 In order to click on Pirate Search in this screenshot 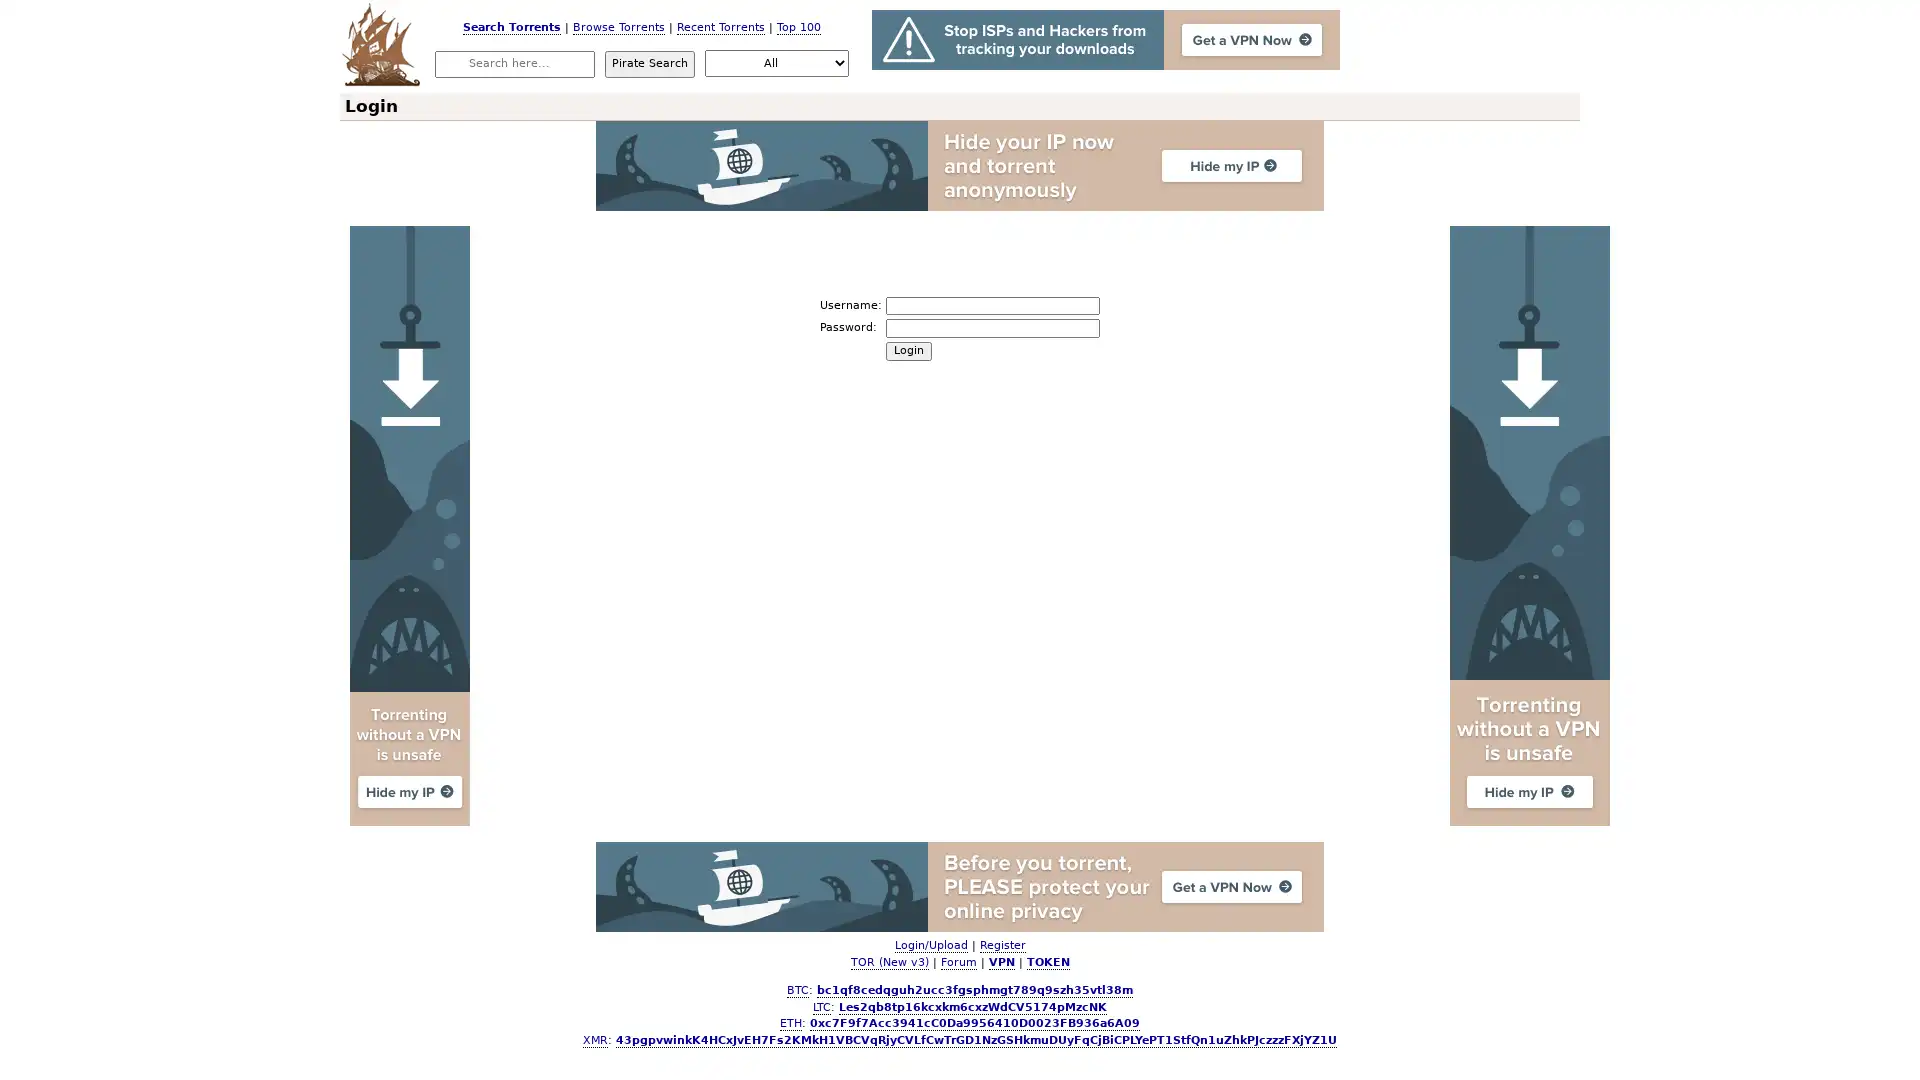, I will do `click(649, 62)`.